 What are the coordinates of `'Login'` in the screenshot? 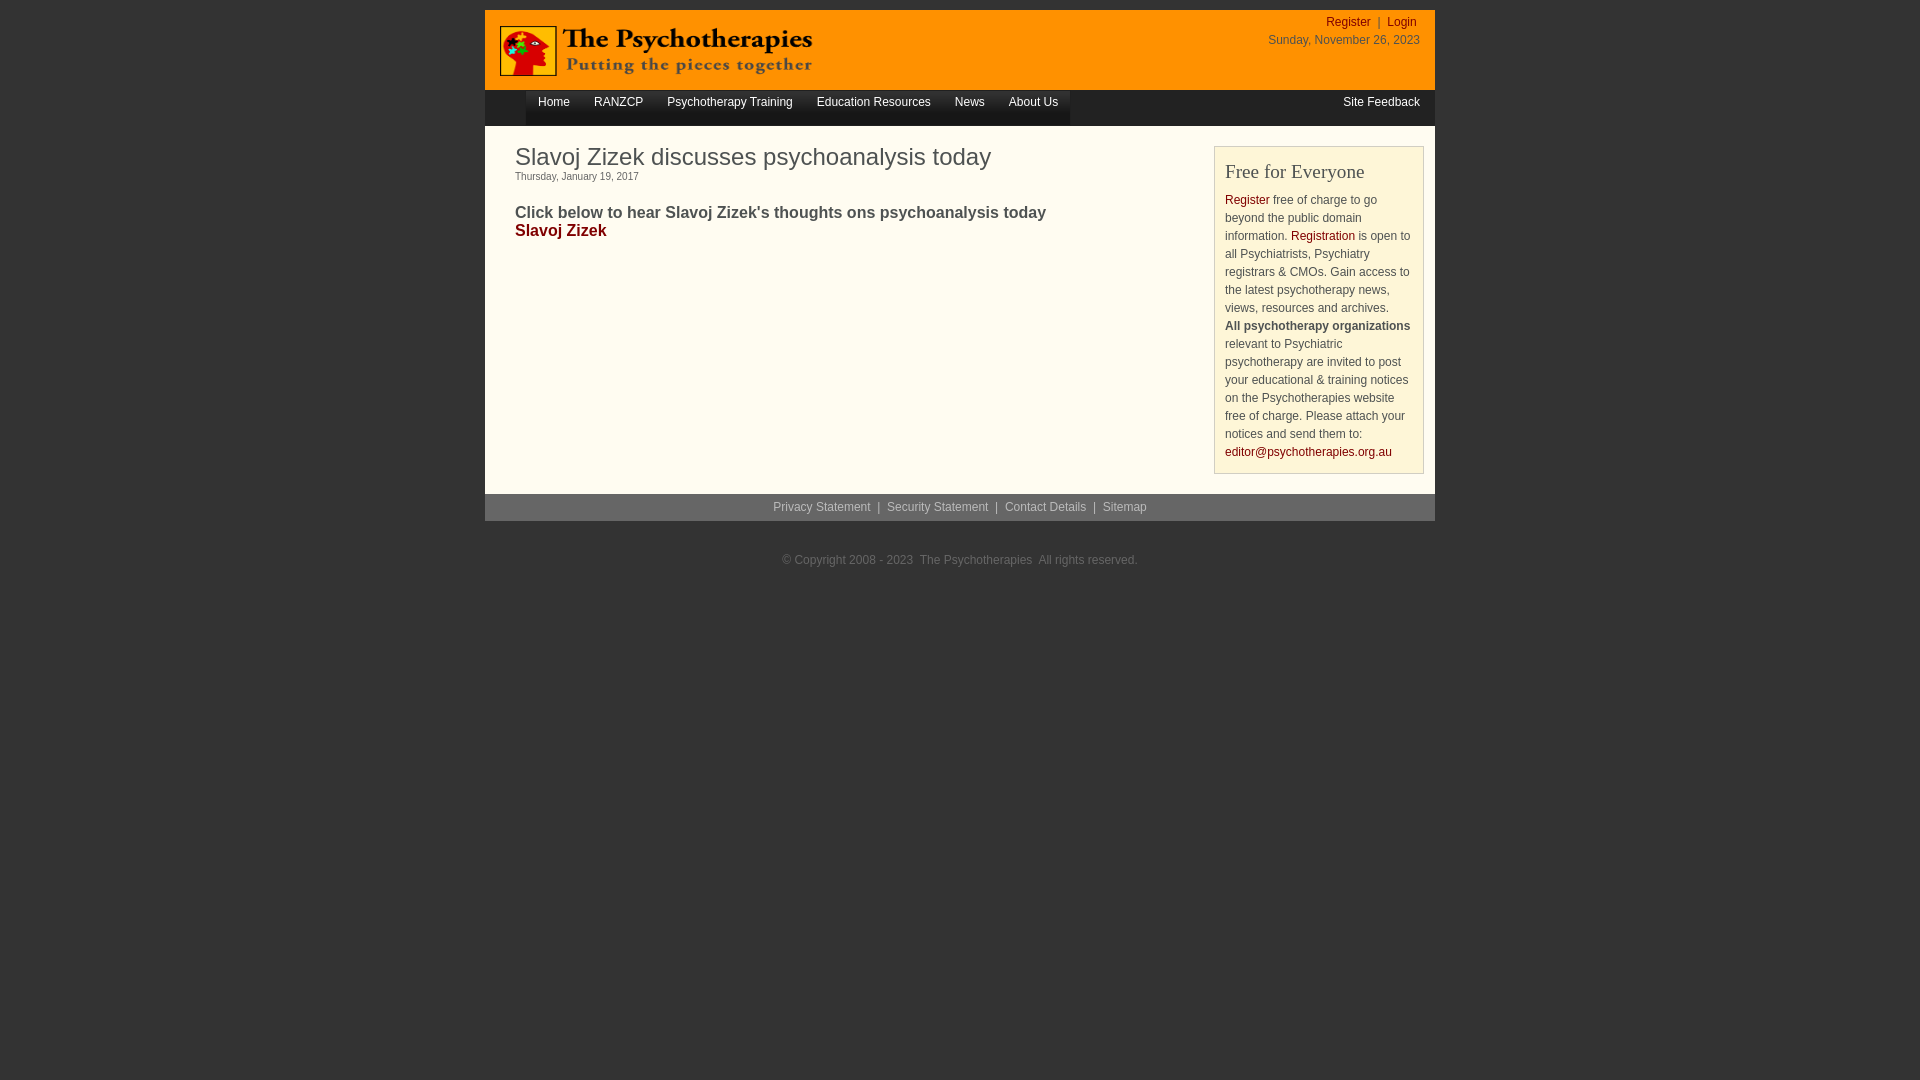 It's located at (1400, 22).